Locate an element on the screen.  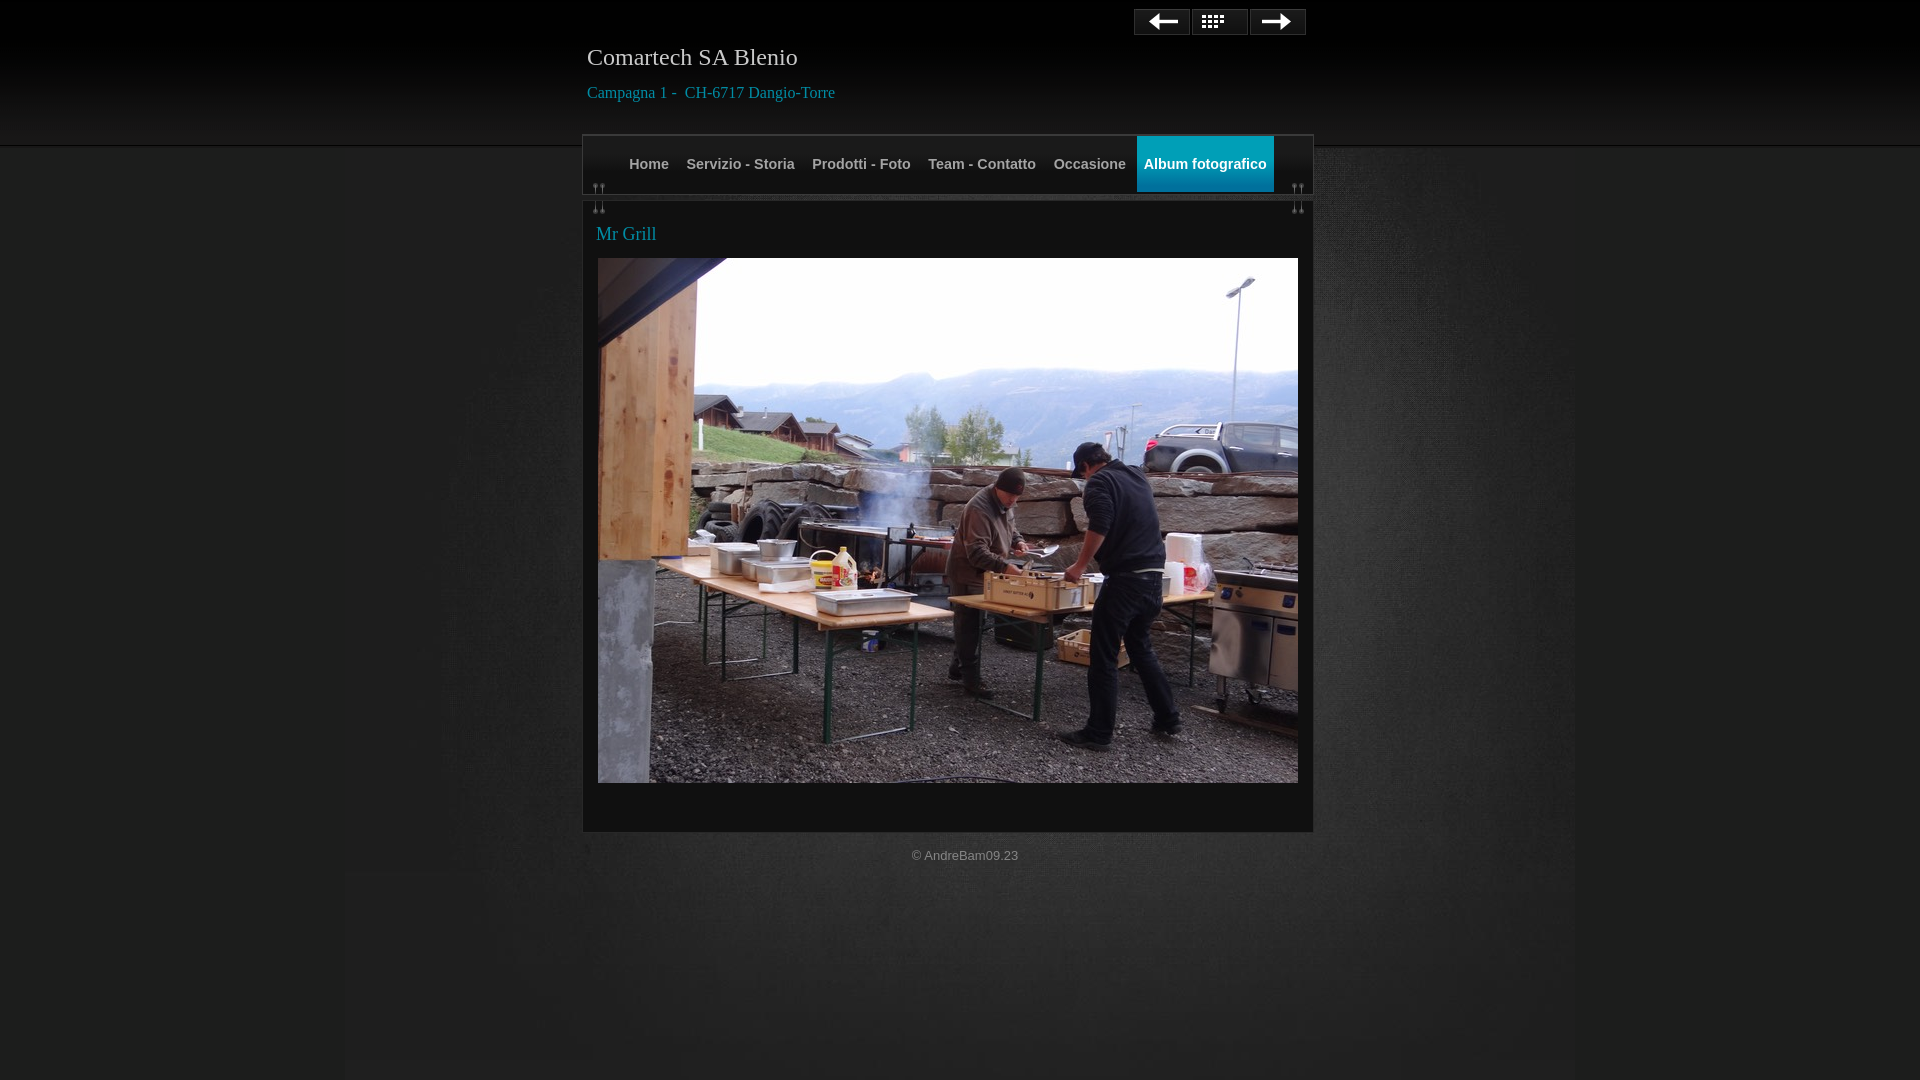
'Comartech SA Blenio' is located at coordinates (692, 56).